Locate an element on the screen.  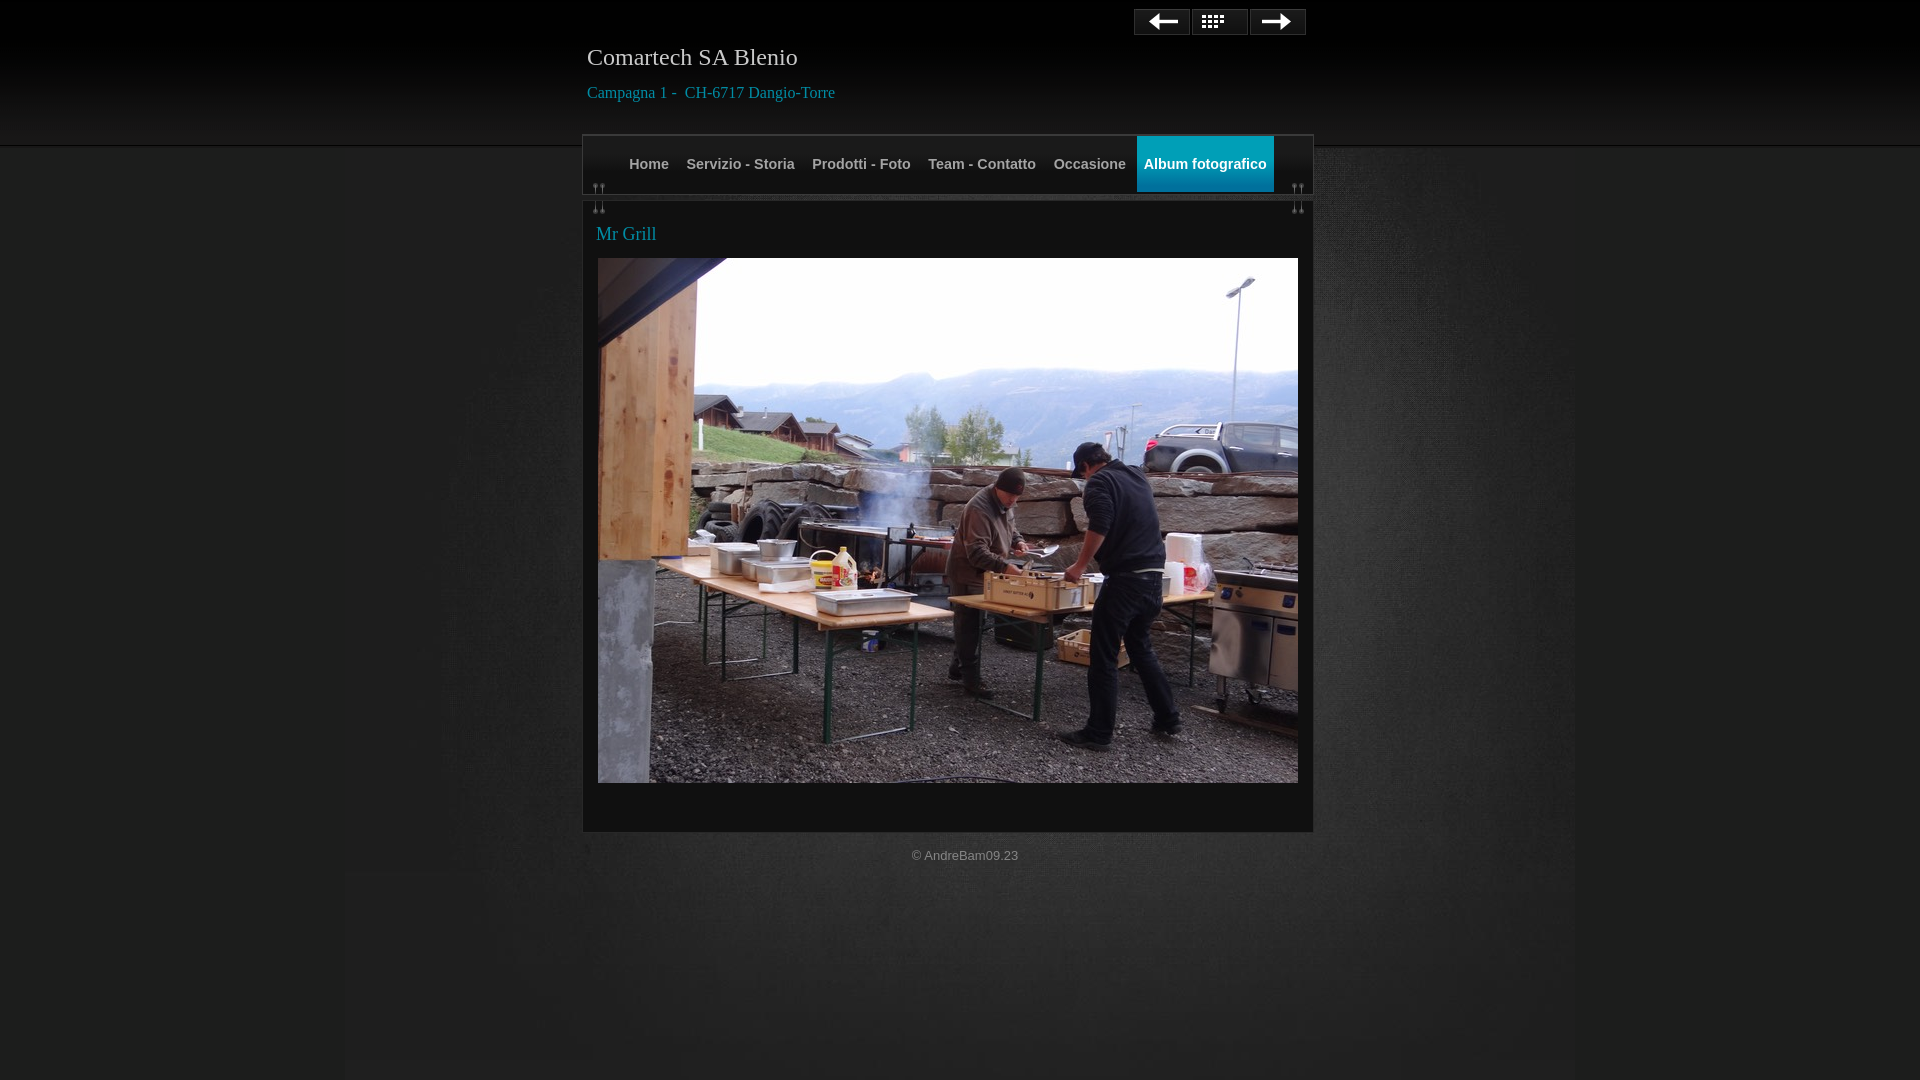
'Comartech SA Blenio' is located at coordinates (692, 56).